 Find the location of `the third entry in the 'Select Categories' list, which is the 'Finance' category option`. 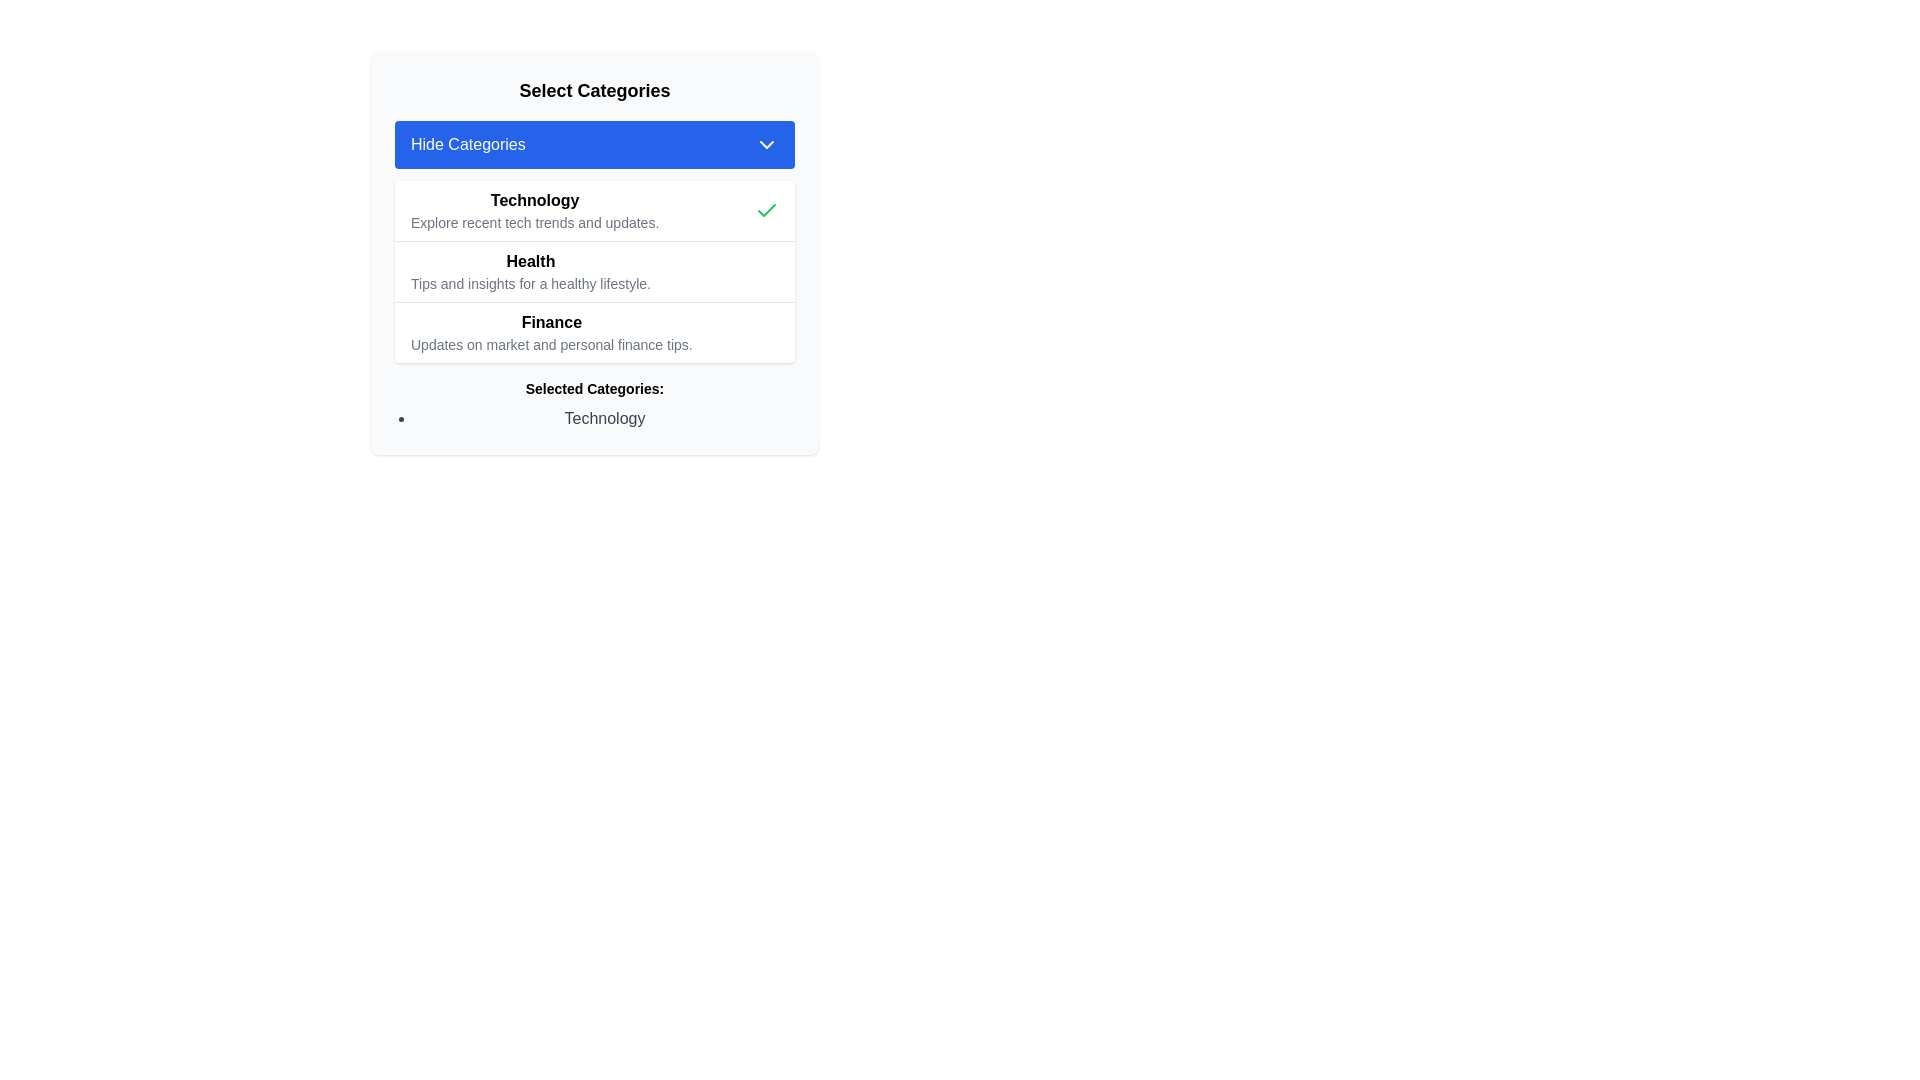

the third entry in the 'Select Categories' list, which is the 'Finance' category option is located at coordinates (594, 331).